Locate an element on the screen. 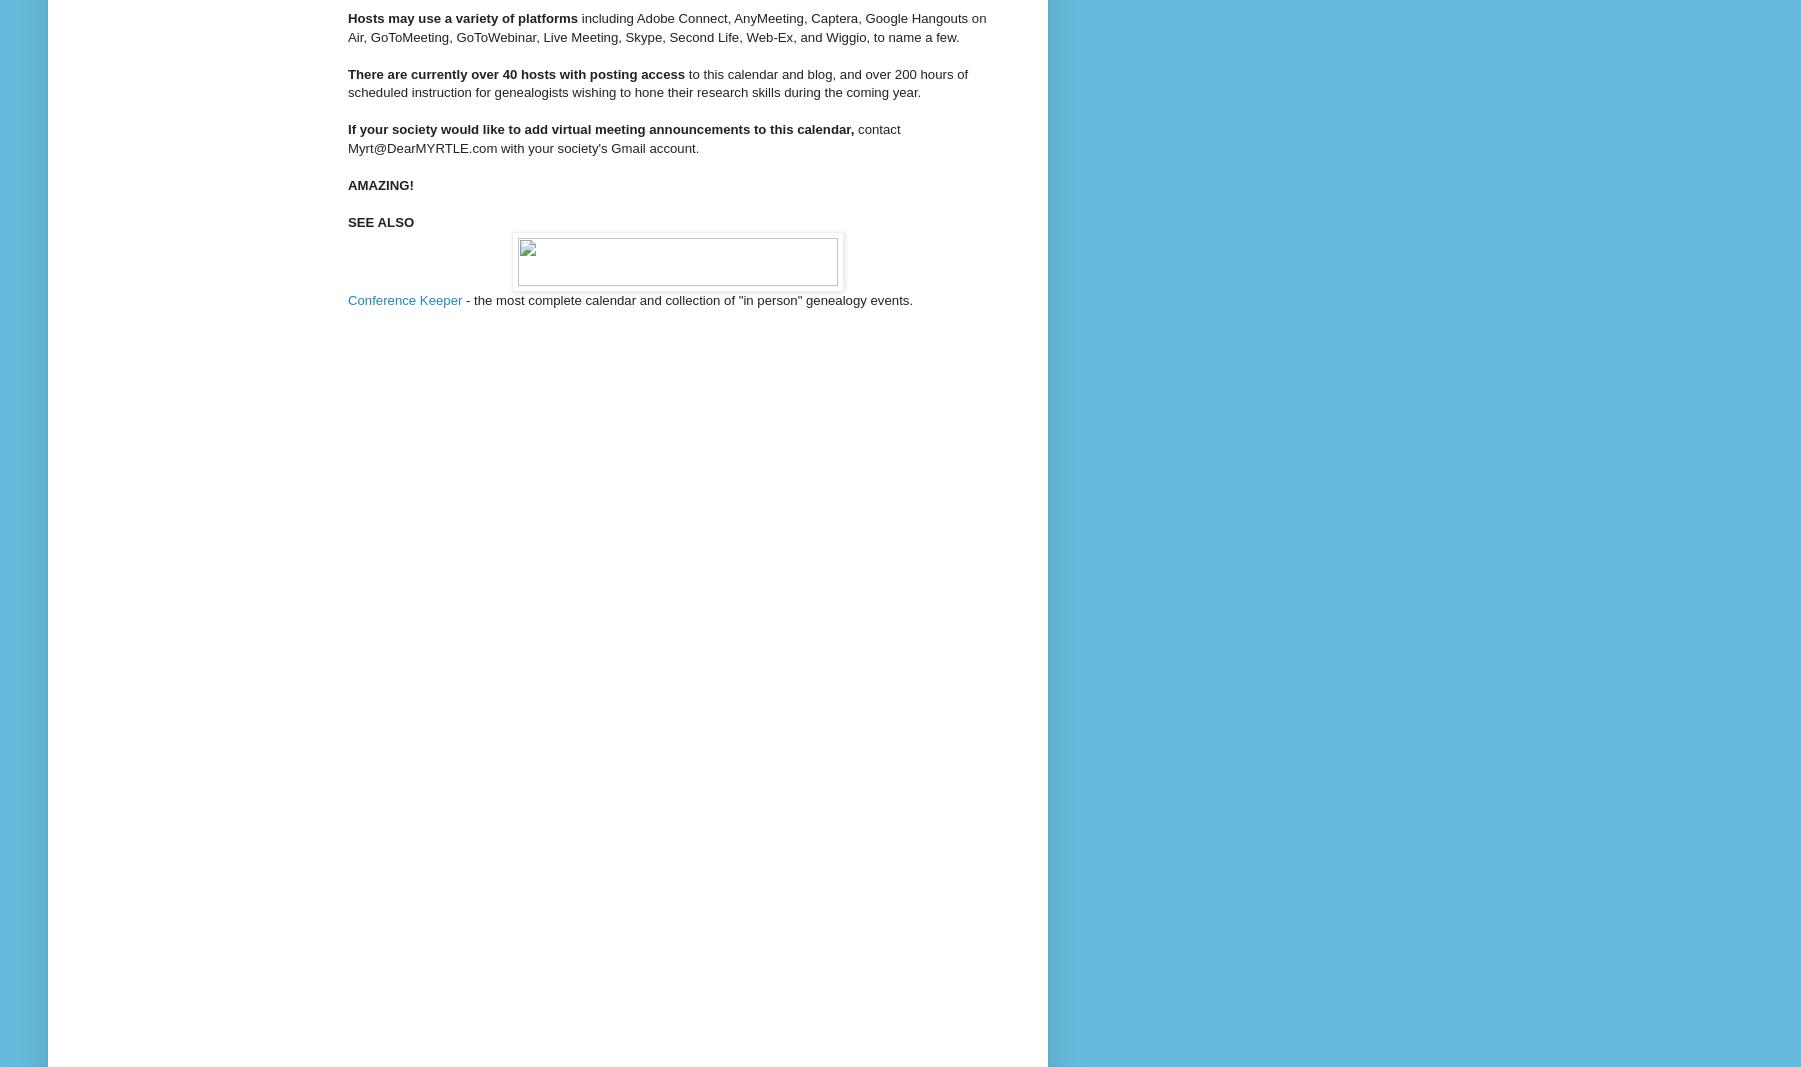  'contact Myrt@DearMYRTLE' is located at coordinates (623, 137).